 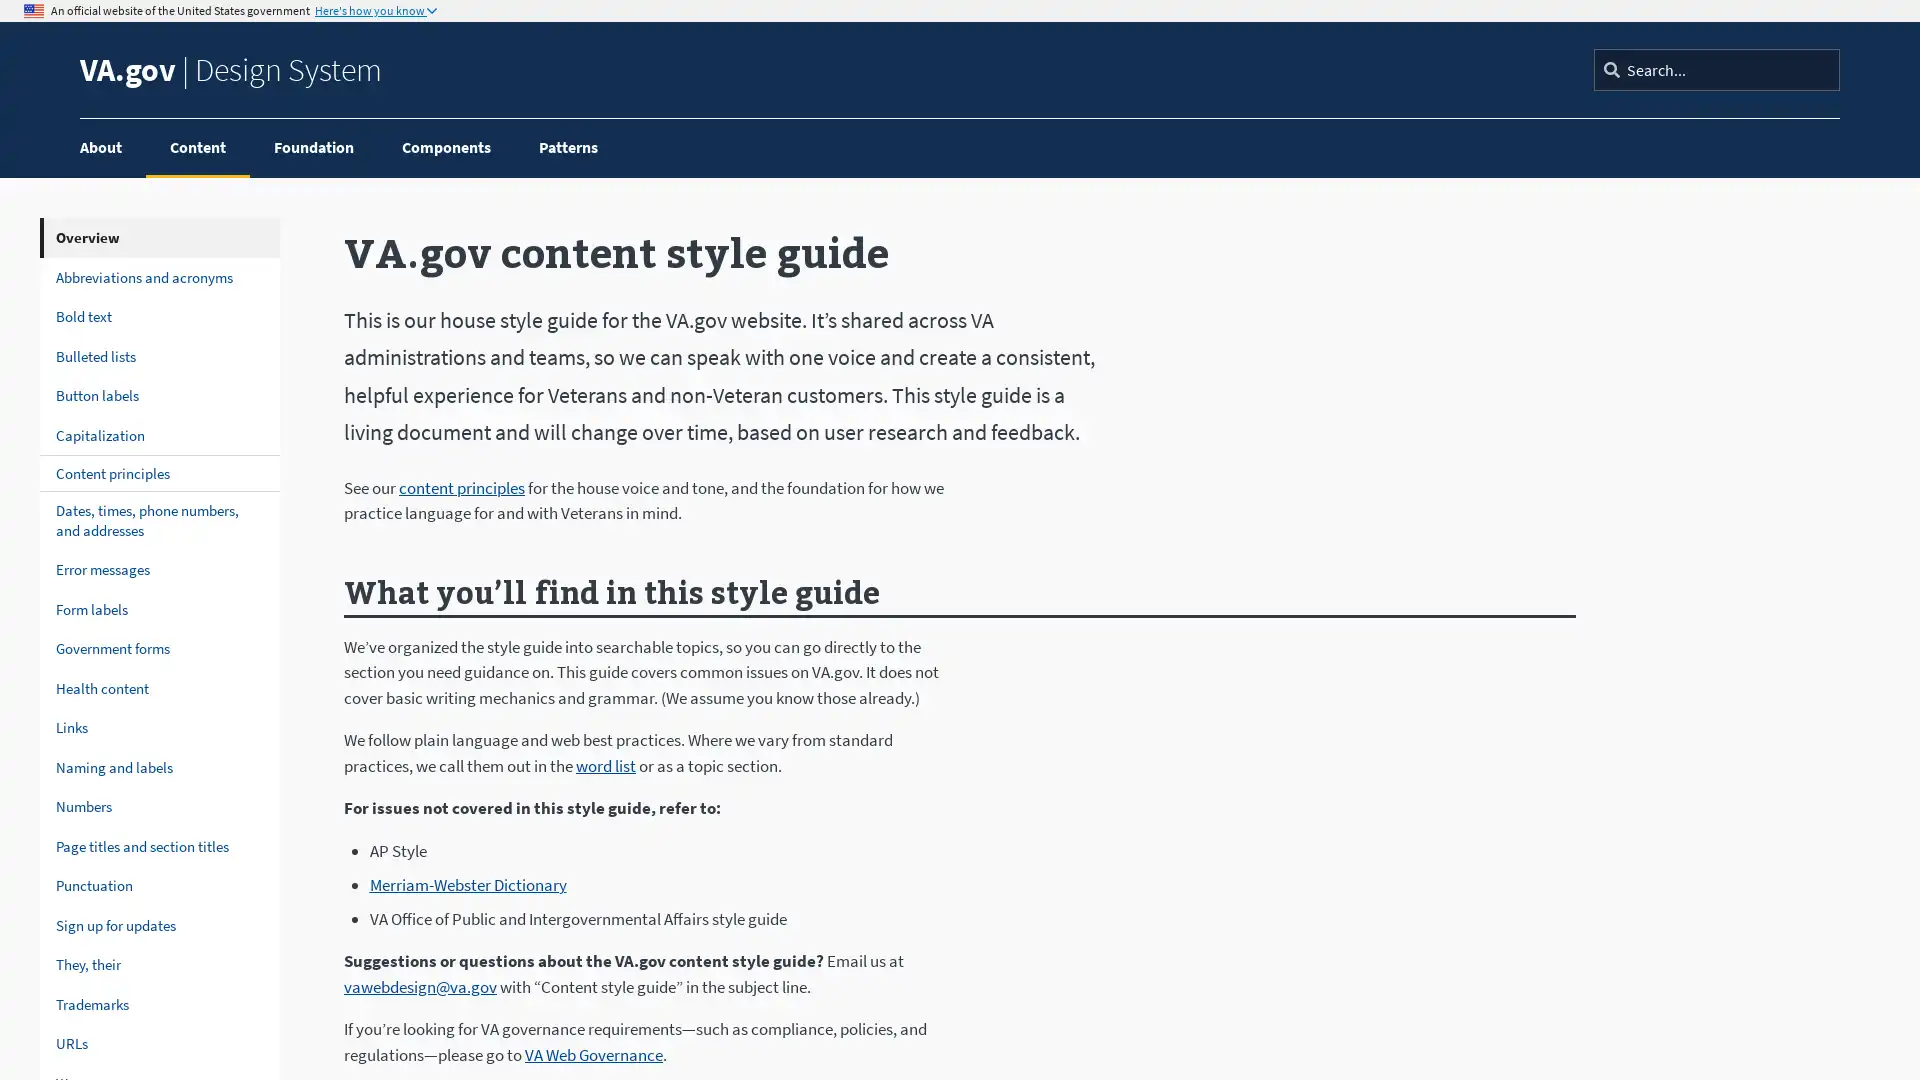 What do you see at coordinates (158, 473) in the screenshot?
I see `Content principles` at bounding box center [158, 473].